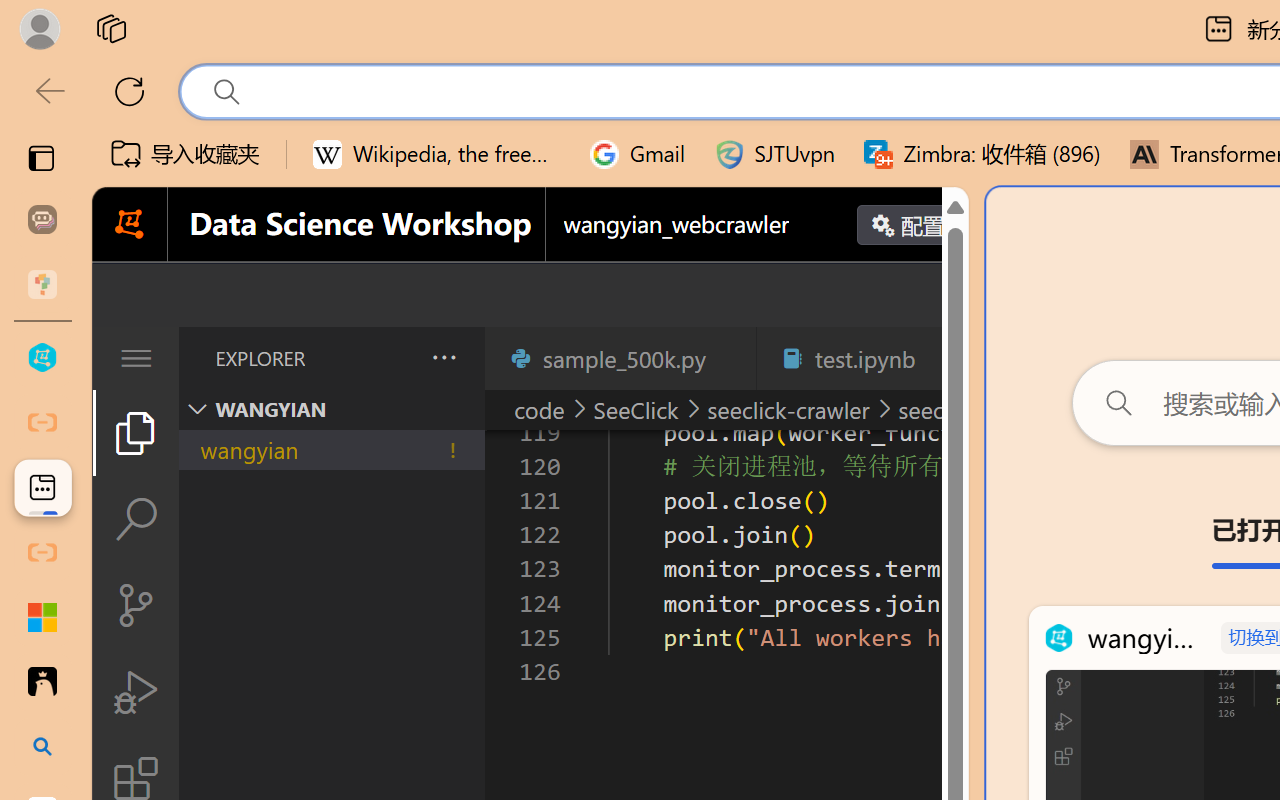 This screenshot has width=1280, height=800. What do you see at coordinates (441, 357) in the screenshot?
I see `'Views and More Actions...'` at bounding box center [441, 357].